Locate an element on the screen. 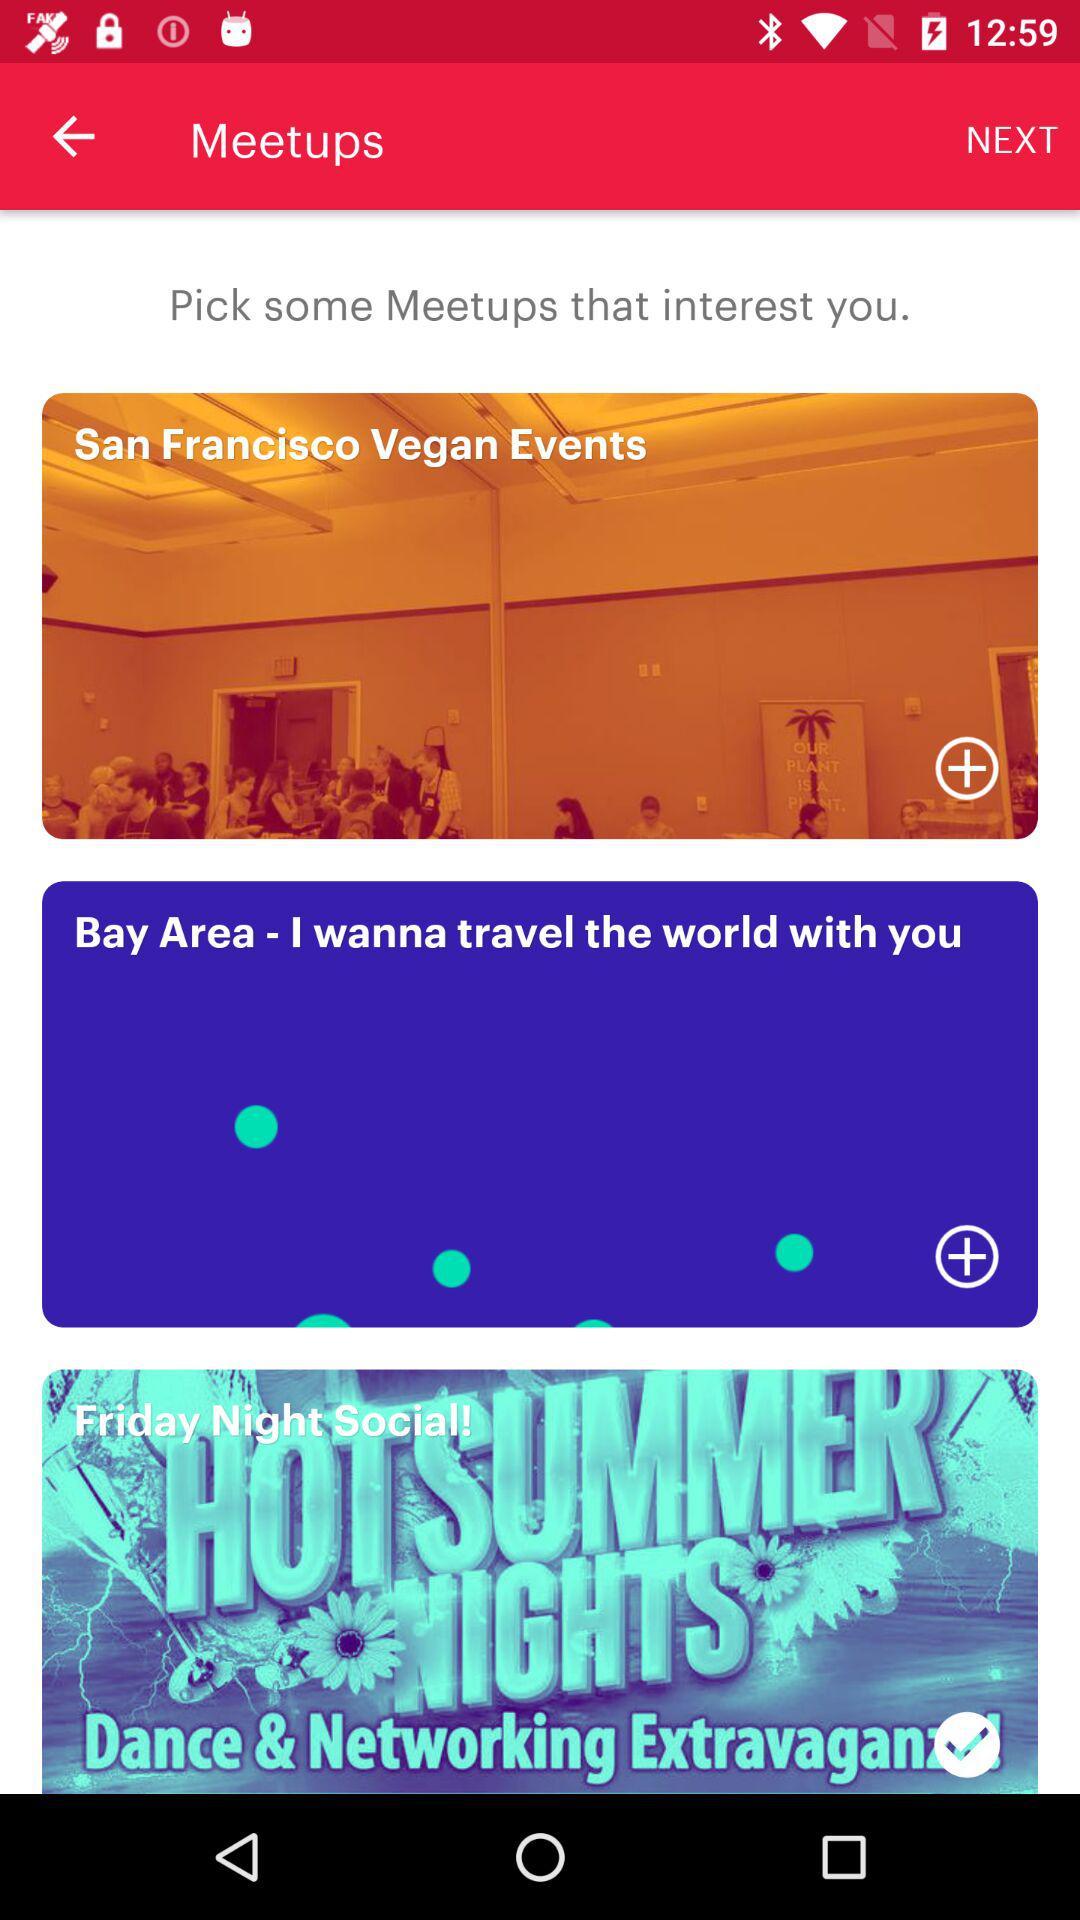  item next to meetups icon is located at coordinates (72, 135).